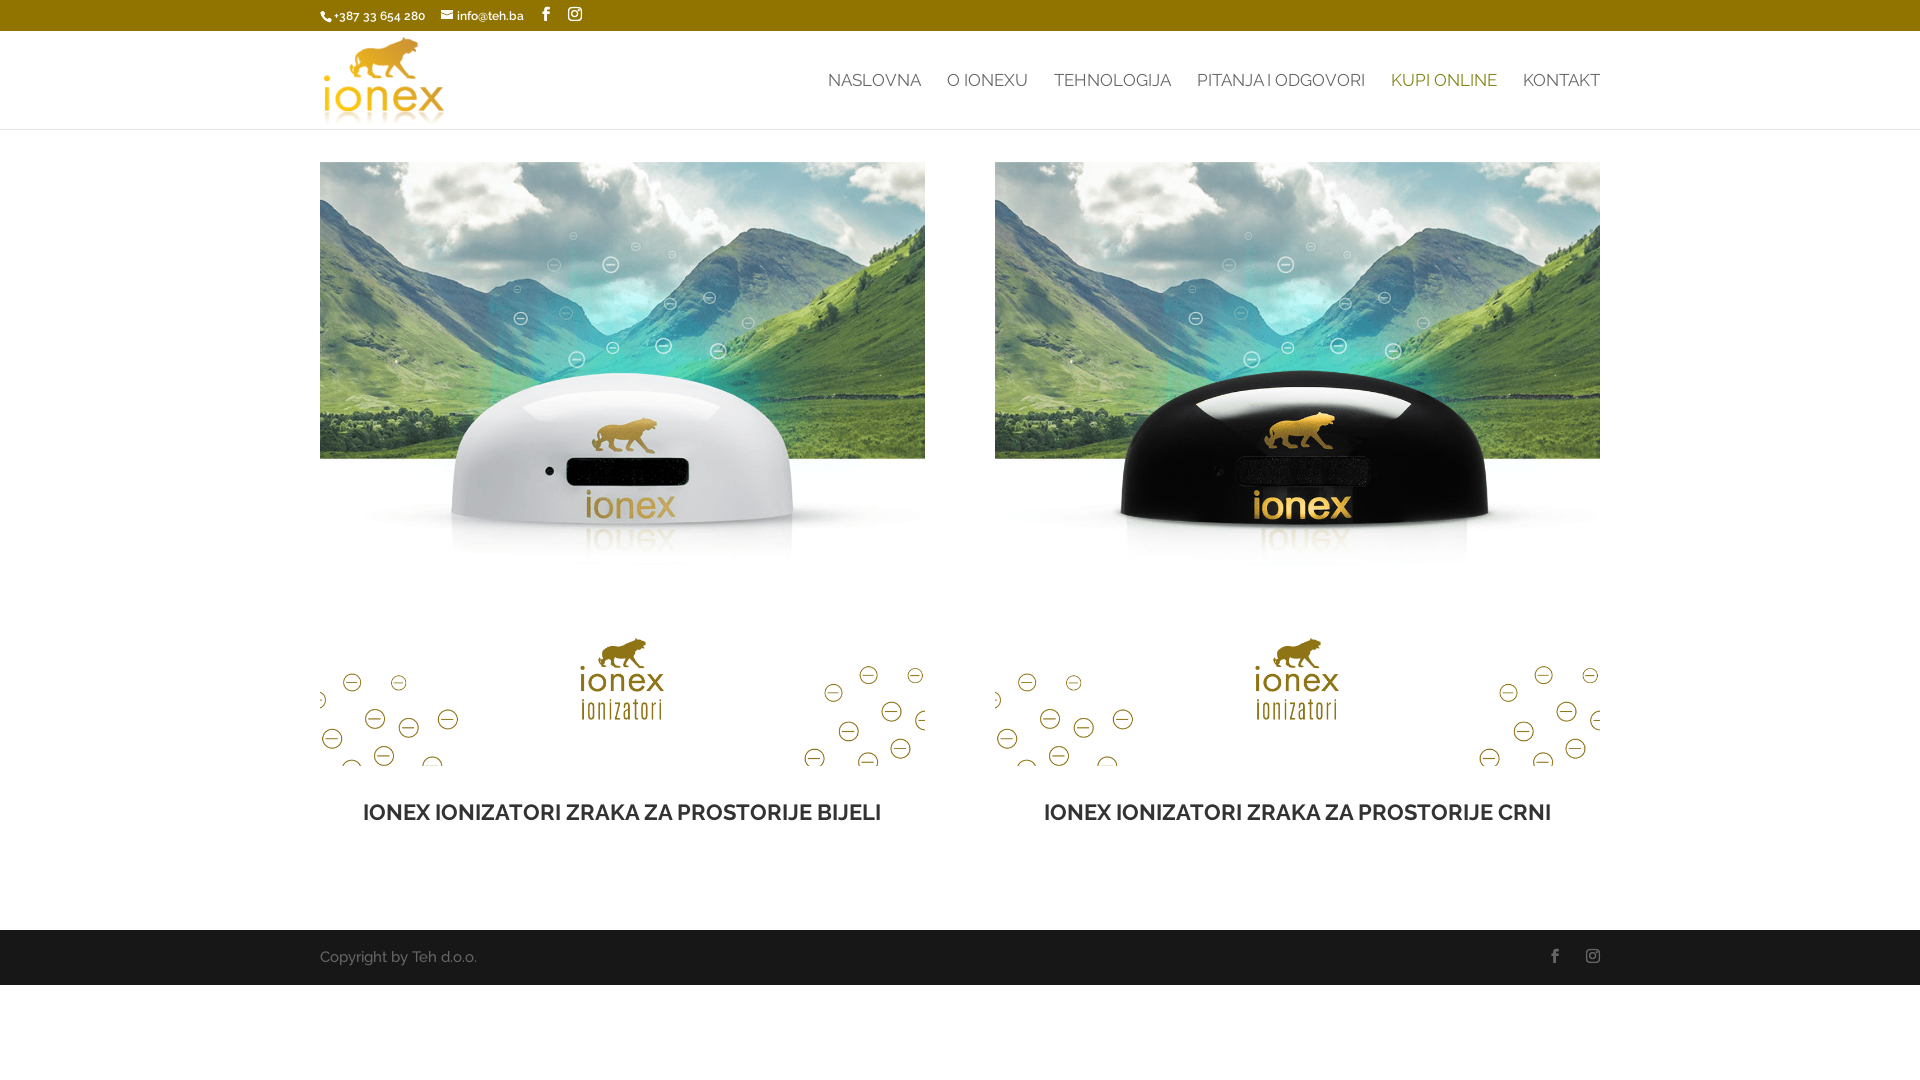 This screenshot has width=1920, height=1080. What do you see at coordinates (1281, 100) in the screenshot?
I see `'PITANJA I ODGOVORI'` at bounding box center [1281, 100].